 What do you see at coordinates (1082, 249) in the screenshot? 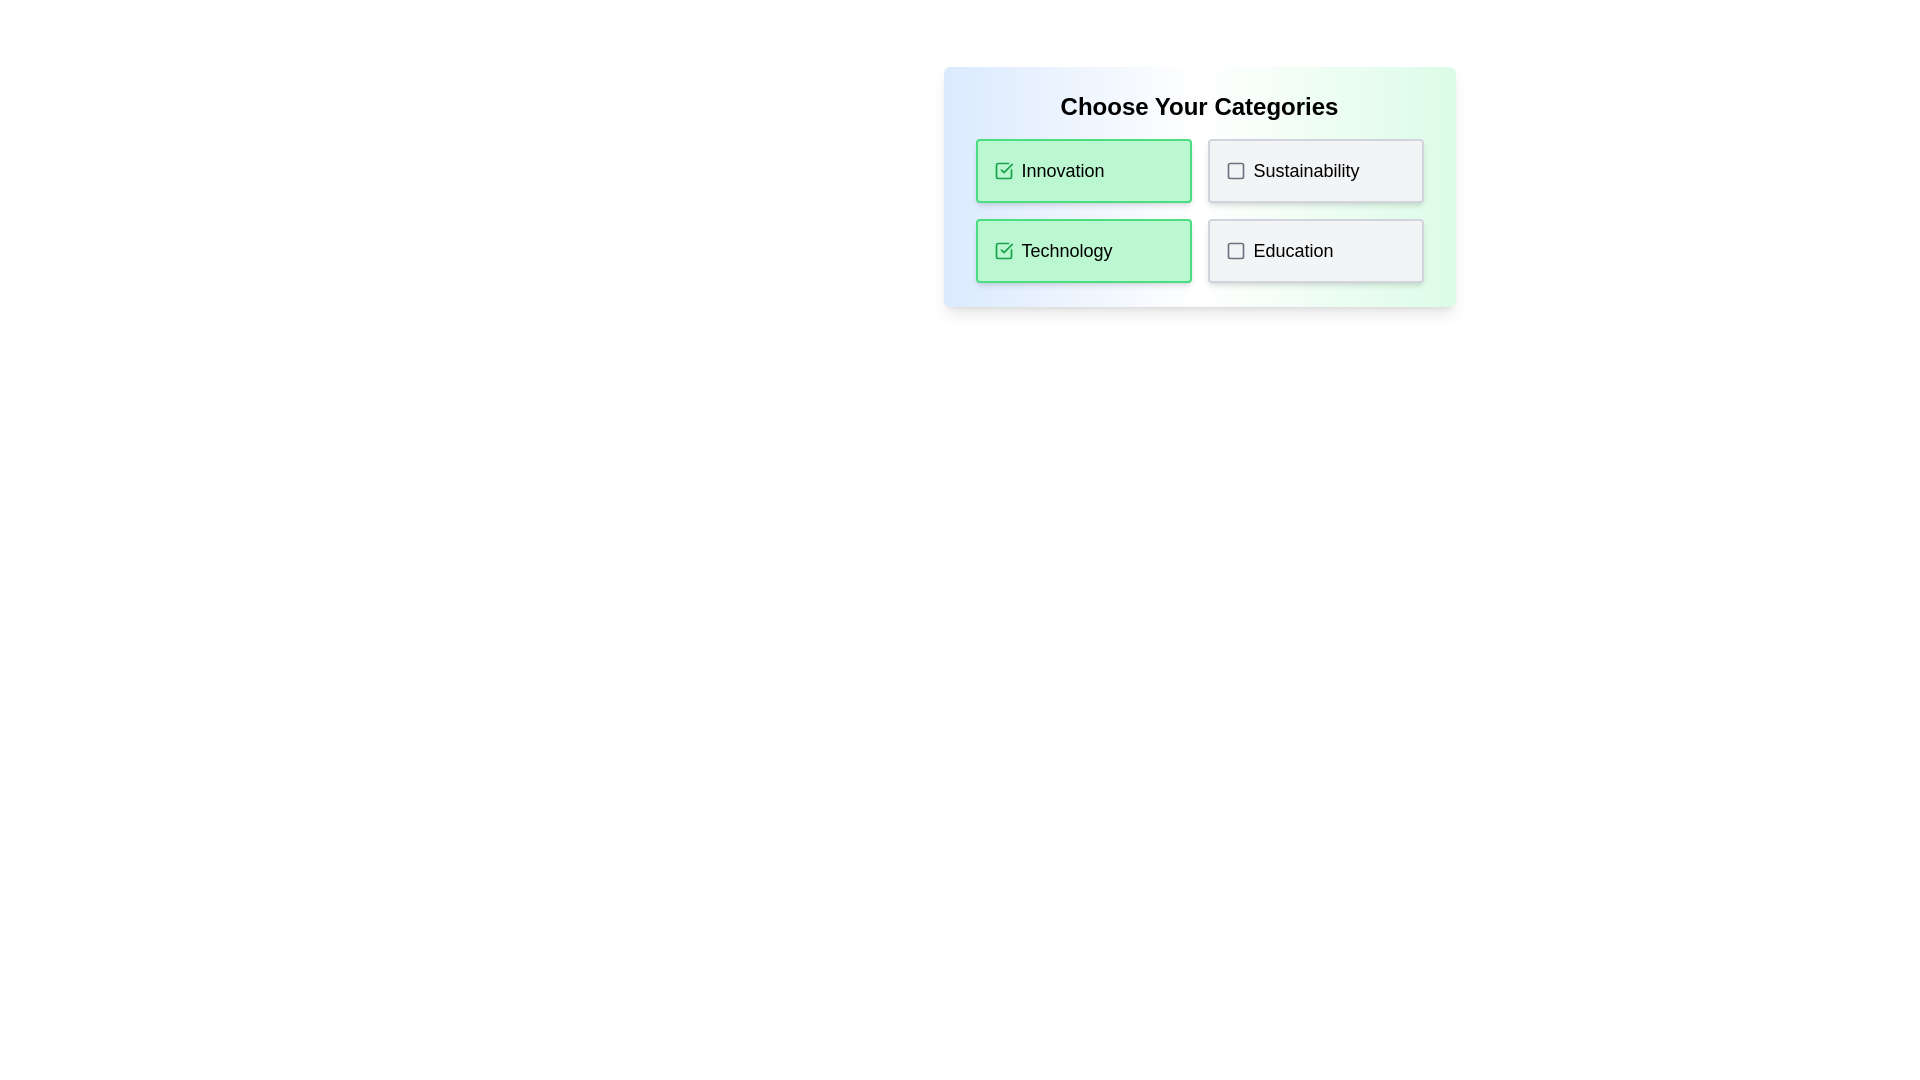
I see `the tag Technology` at bounding box center [1082, 249].